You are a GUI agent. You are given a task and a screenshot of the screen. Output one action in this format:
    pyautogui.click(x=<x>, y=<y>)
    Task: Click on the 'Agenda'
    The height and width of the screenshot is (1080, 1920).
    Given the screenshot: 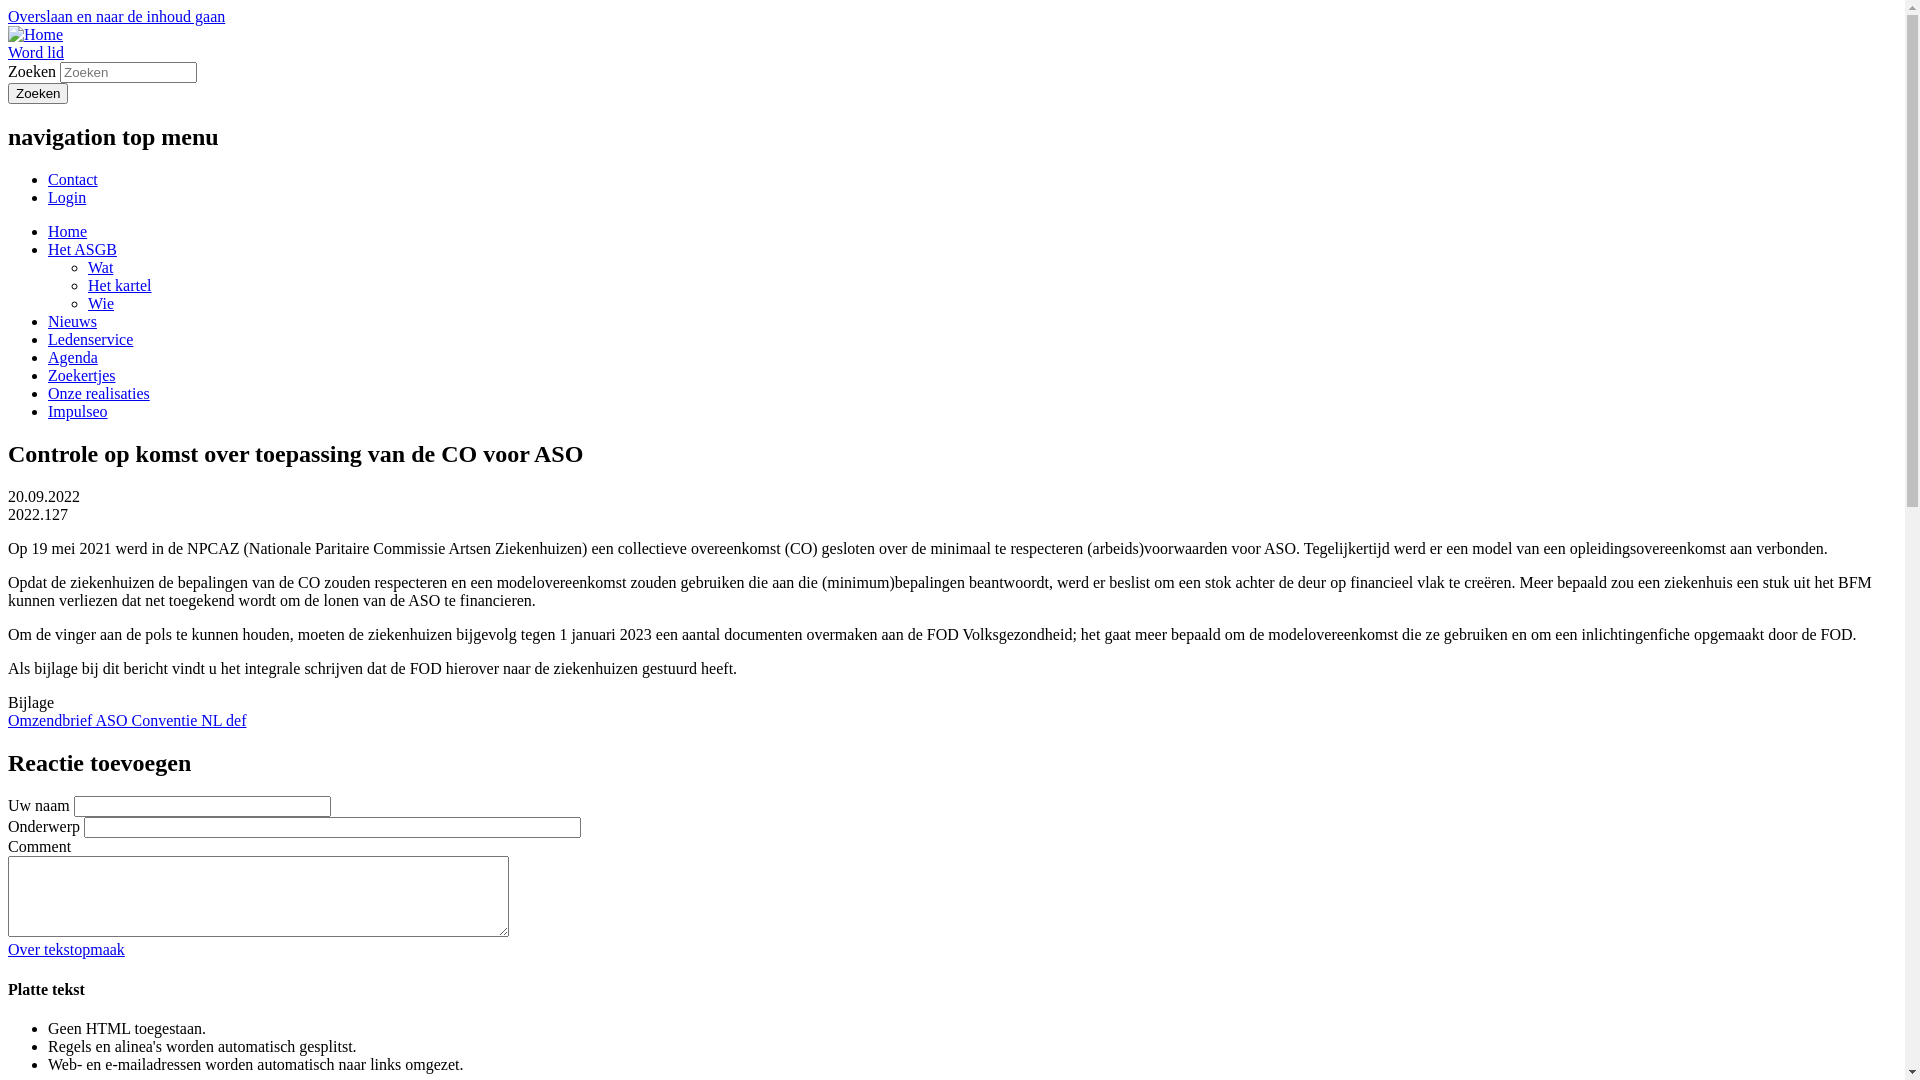 What is the action you would take?
    pyautogui.click(x=72, y=356)
    